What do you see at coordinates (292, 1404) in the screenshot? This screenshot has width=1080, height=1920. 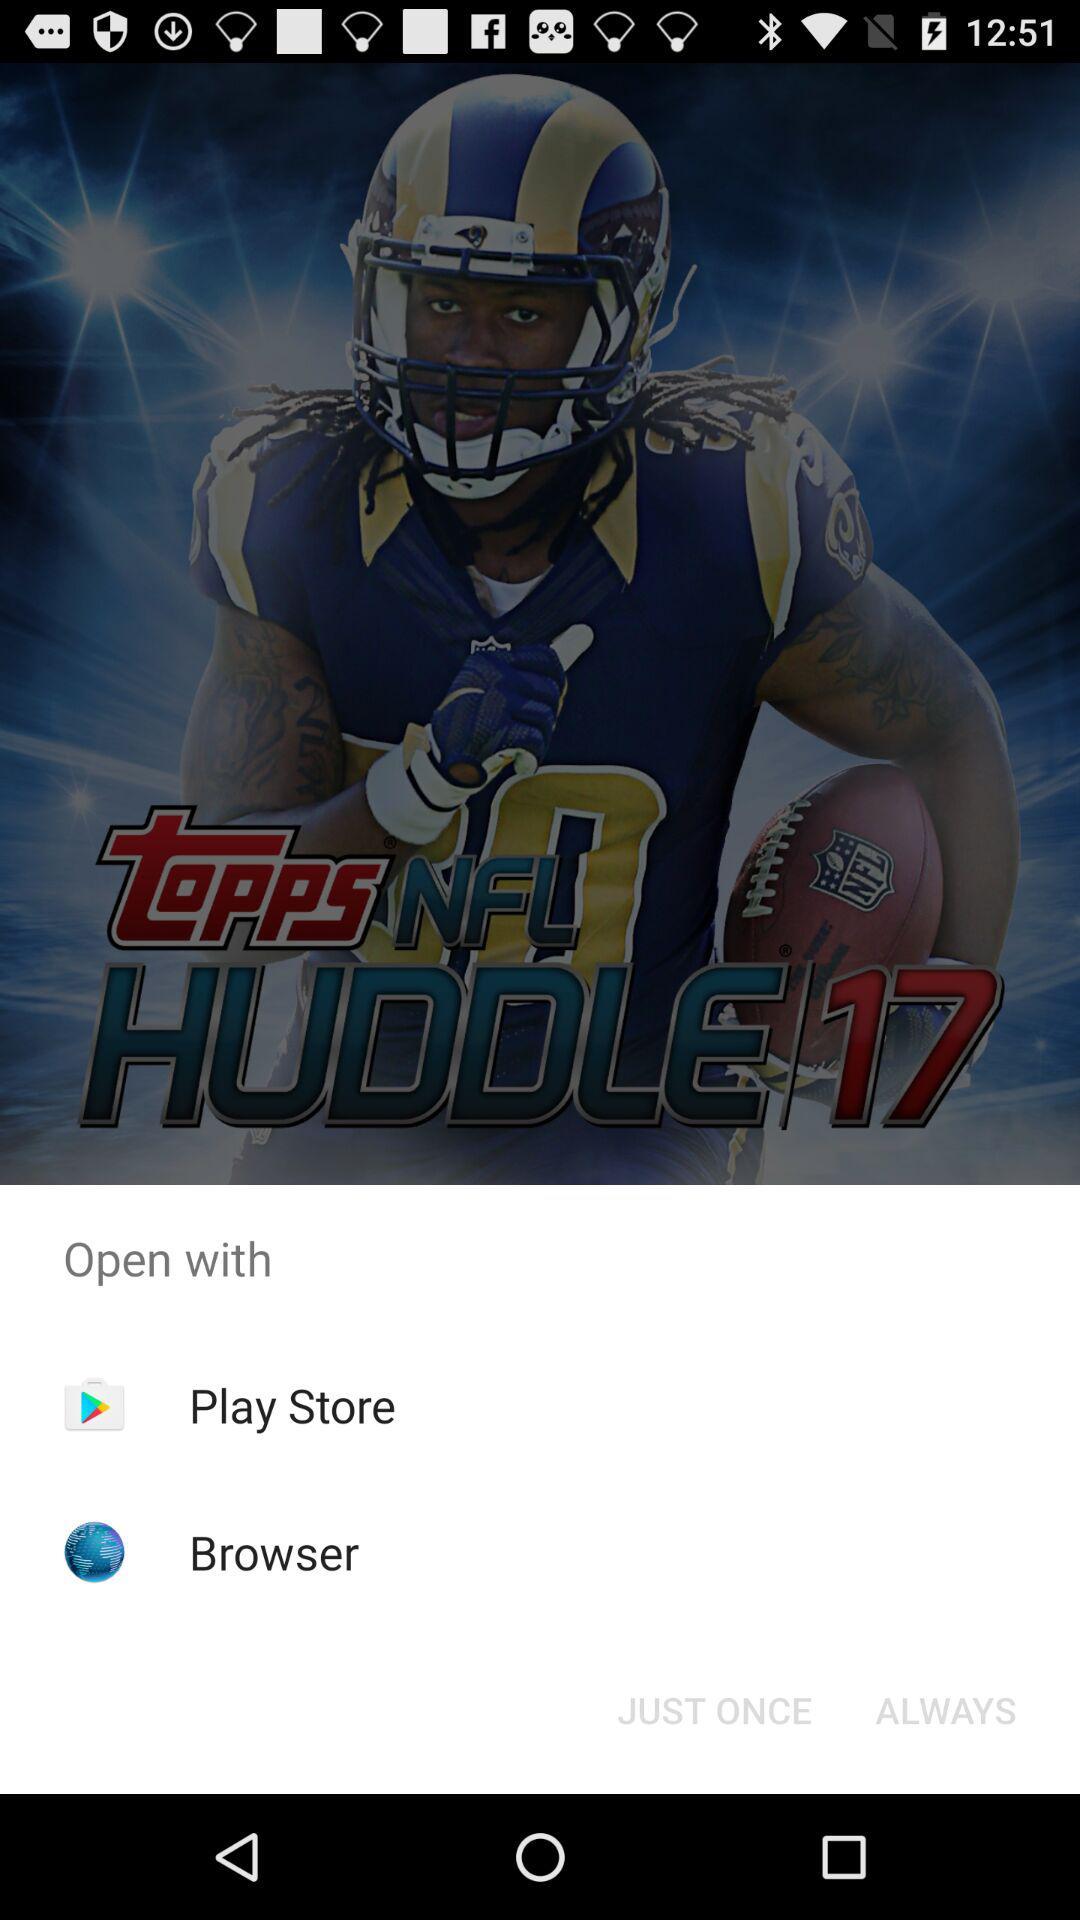 I see `the app below open with item` at bounding box center [292, 1404].